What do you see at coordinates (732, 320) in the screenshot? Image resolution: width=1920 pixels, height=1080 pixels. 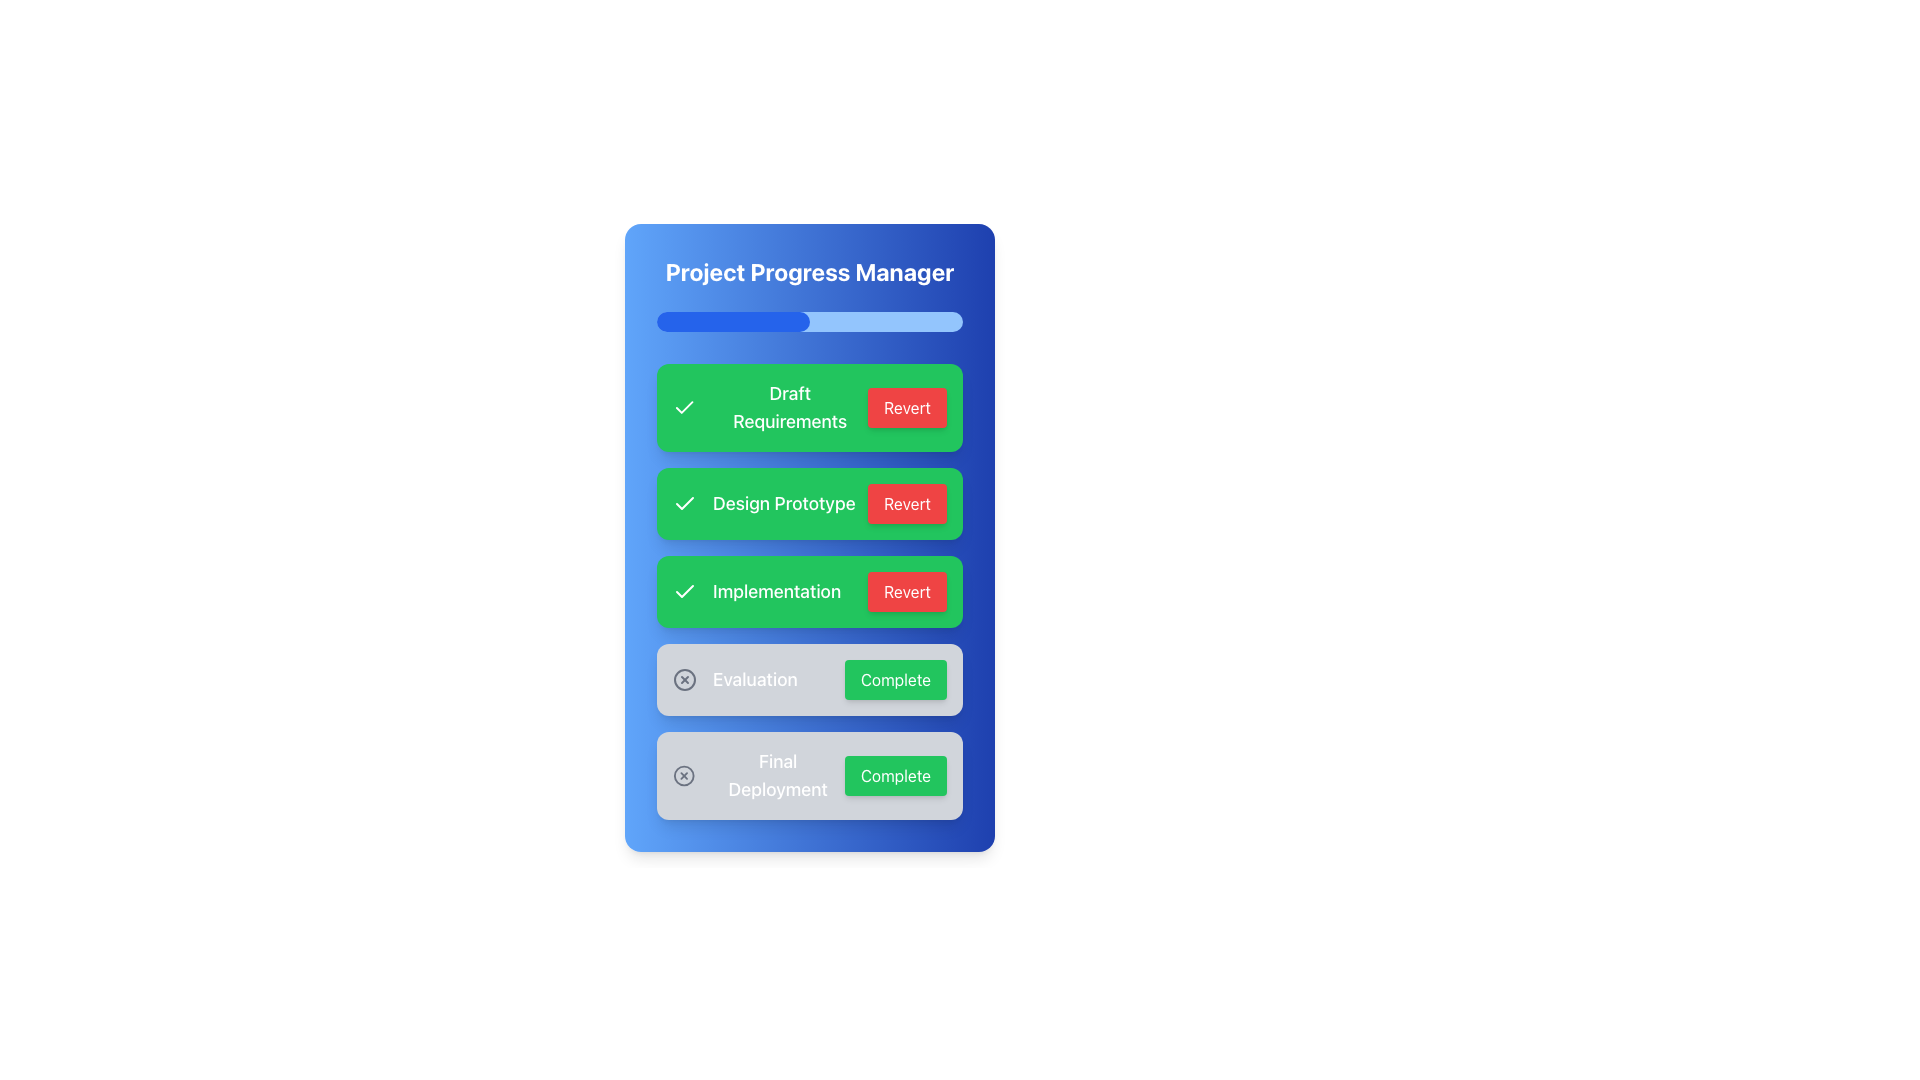 I see `progress bar` at bounding box center [732, 320].